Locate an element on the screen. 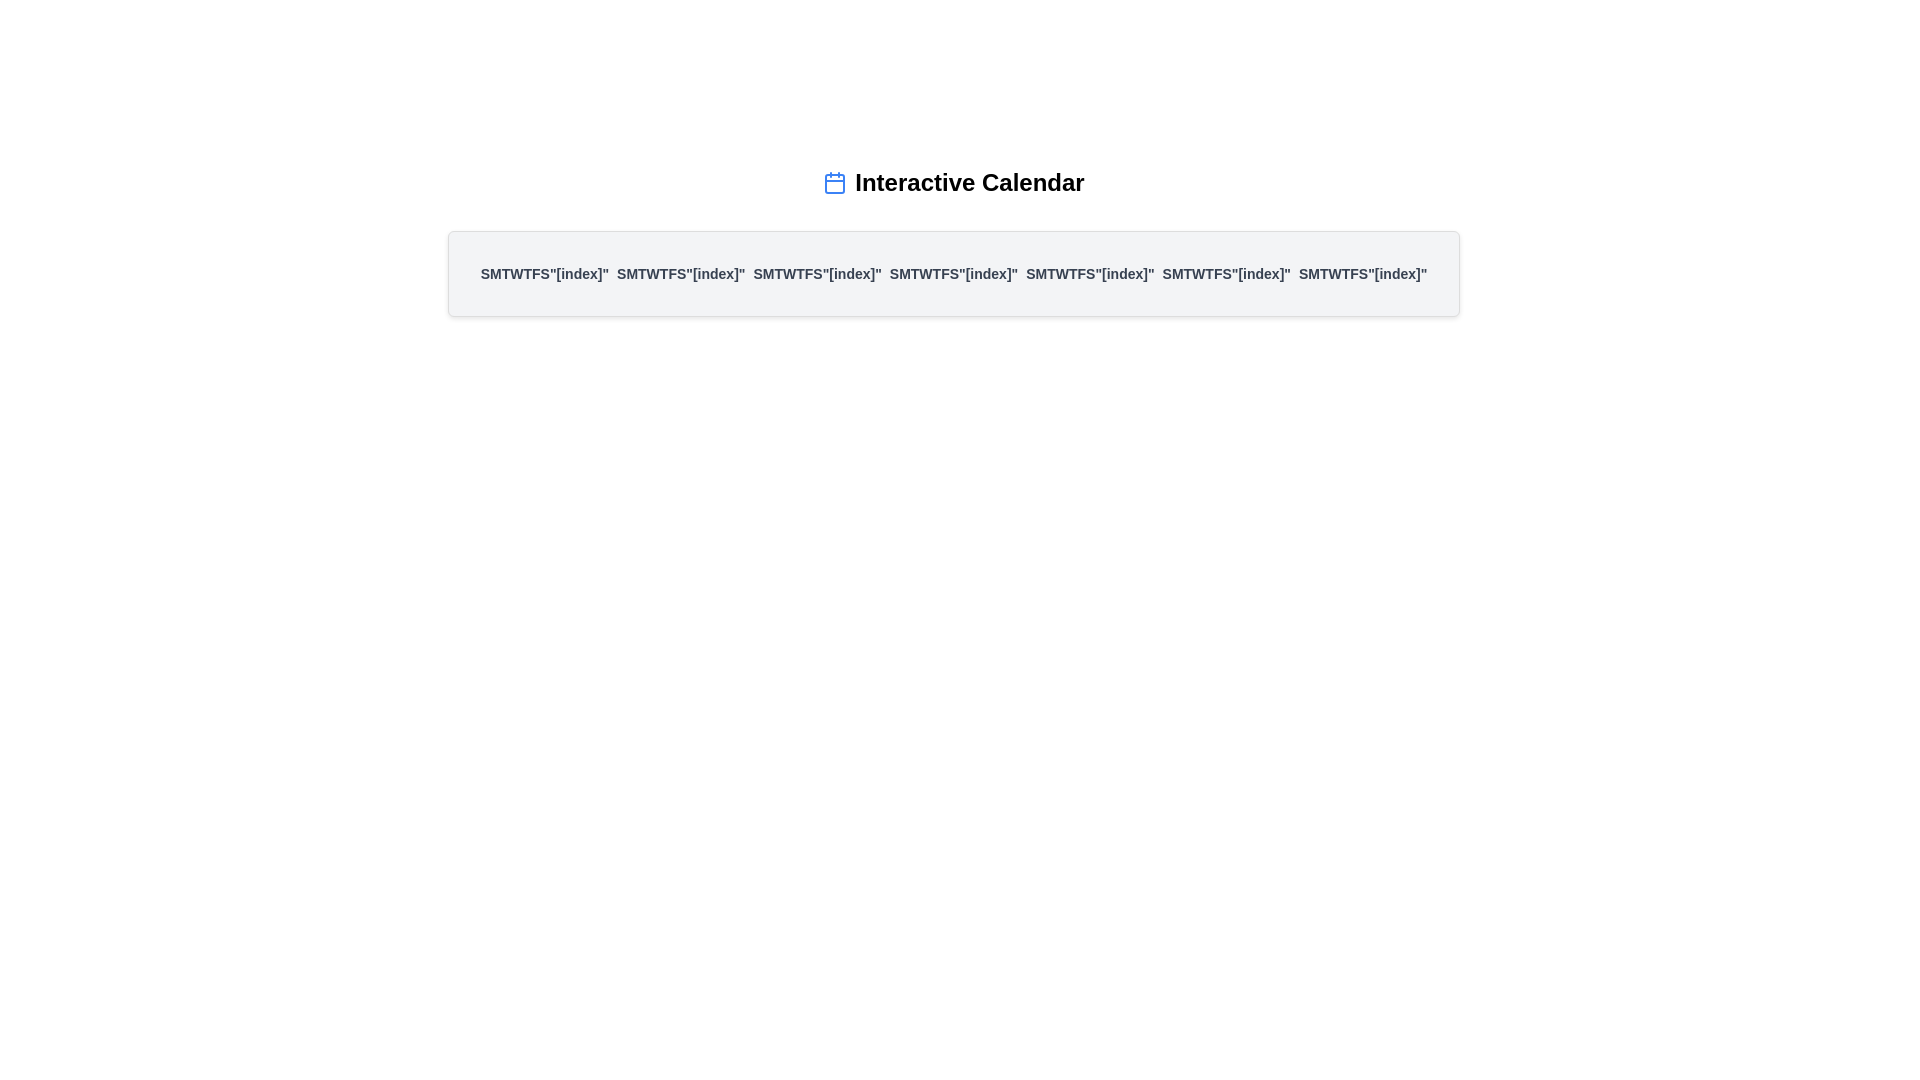  the third Text Label element, which displays 'SMTWTFS' in bold gray text, centrally aligned within a grid layout is located at coordinates (817, 273).